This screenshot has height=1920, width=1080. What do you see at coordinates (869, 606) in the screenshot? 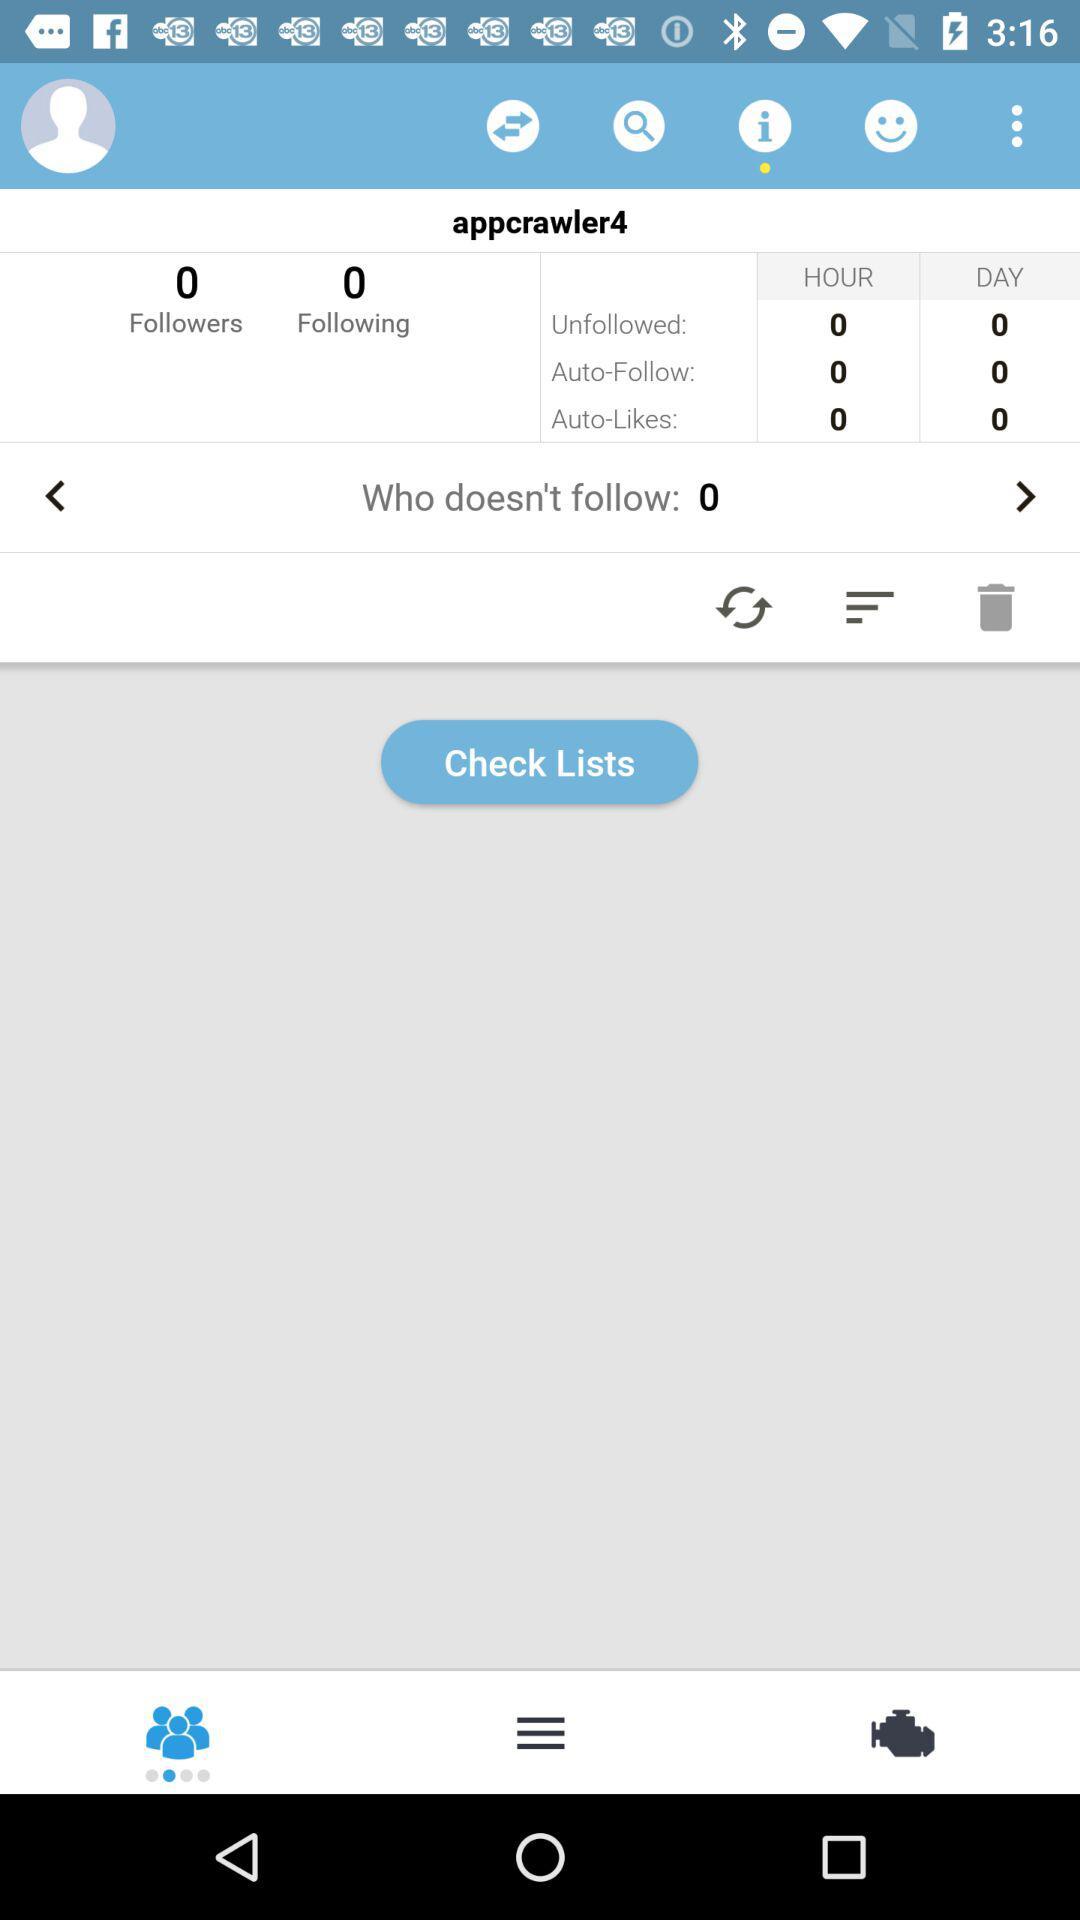
I see `the filter_list icon` at bounding box center [869, 606].